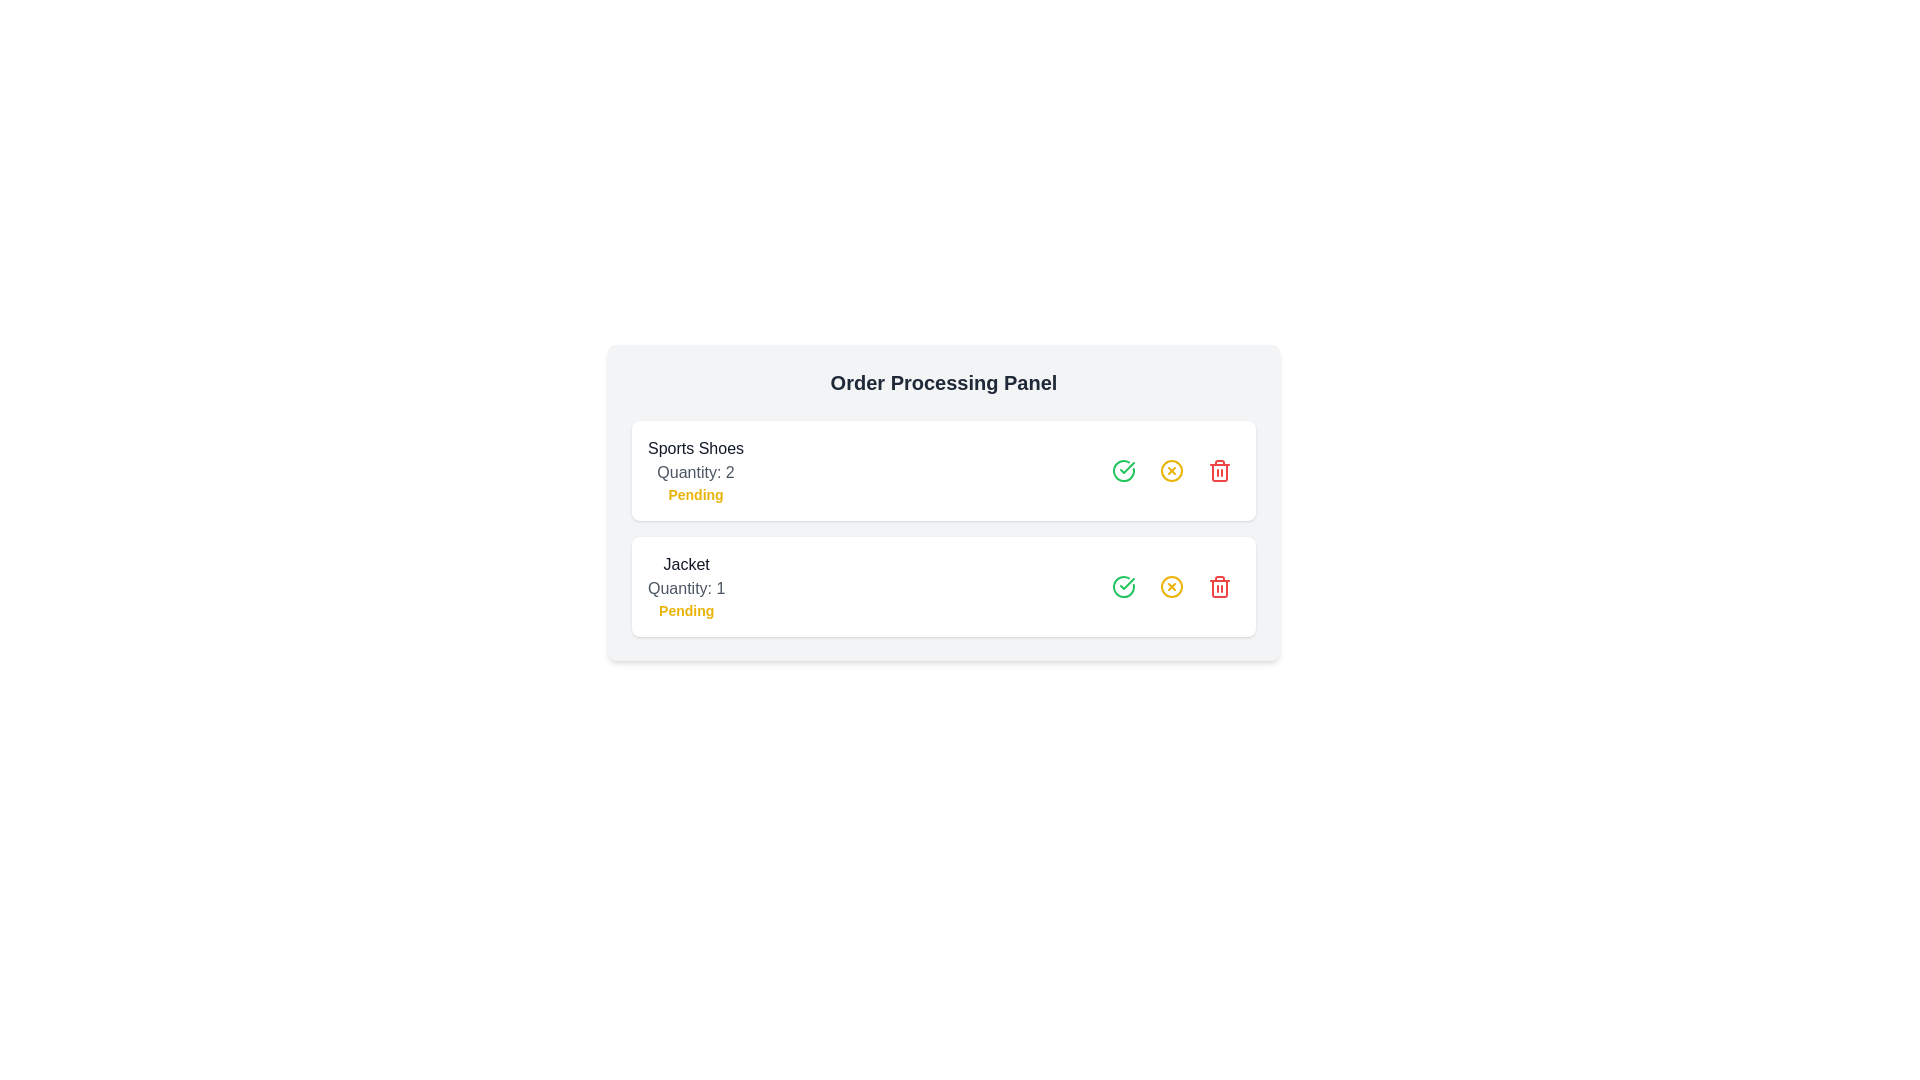 The width and height of the screenshot is (1920, 1080). I want to click on the text label displaying 'Sports Shoes' located at the top of the 'Order Processing Panel' above the quantity and status text, so click(696, 447).